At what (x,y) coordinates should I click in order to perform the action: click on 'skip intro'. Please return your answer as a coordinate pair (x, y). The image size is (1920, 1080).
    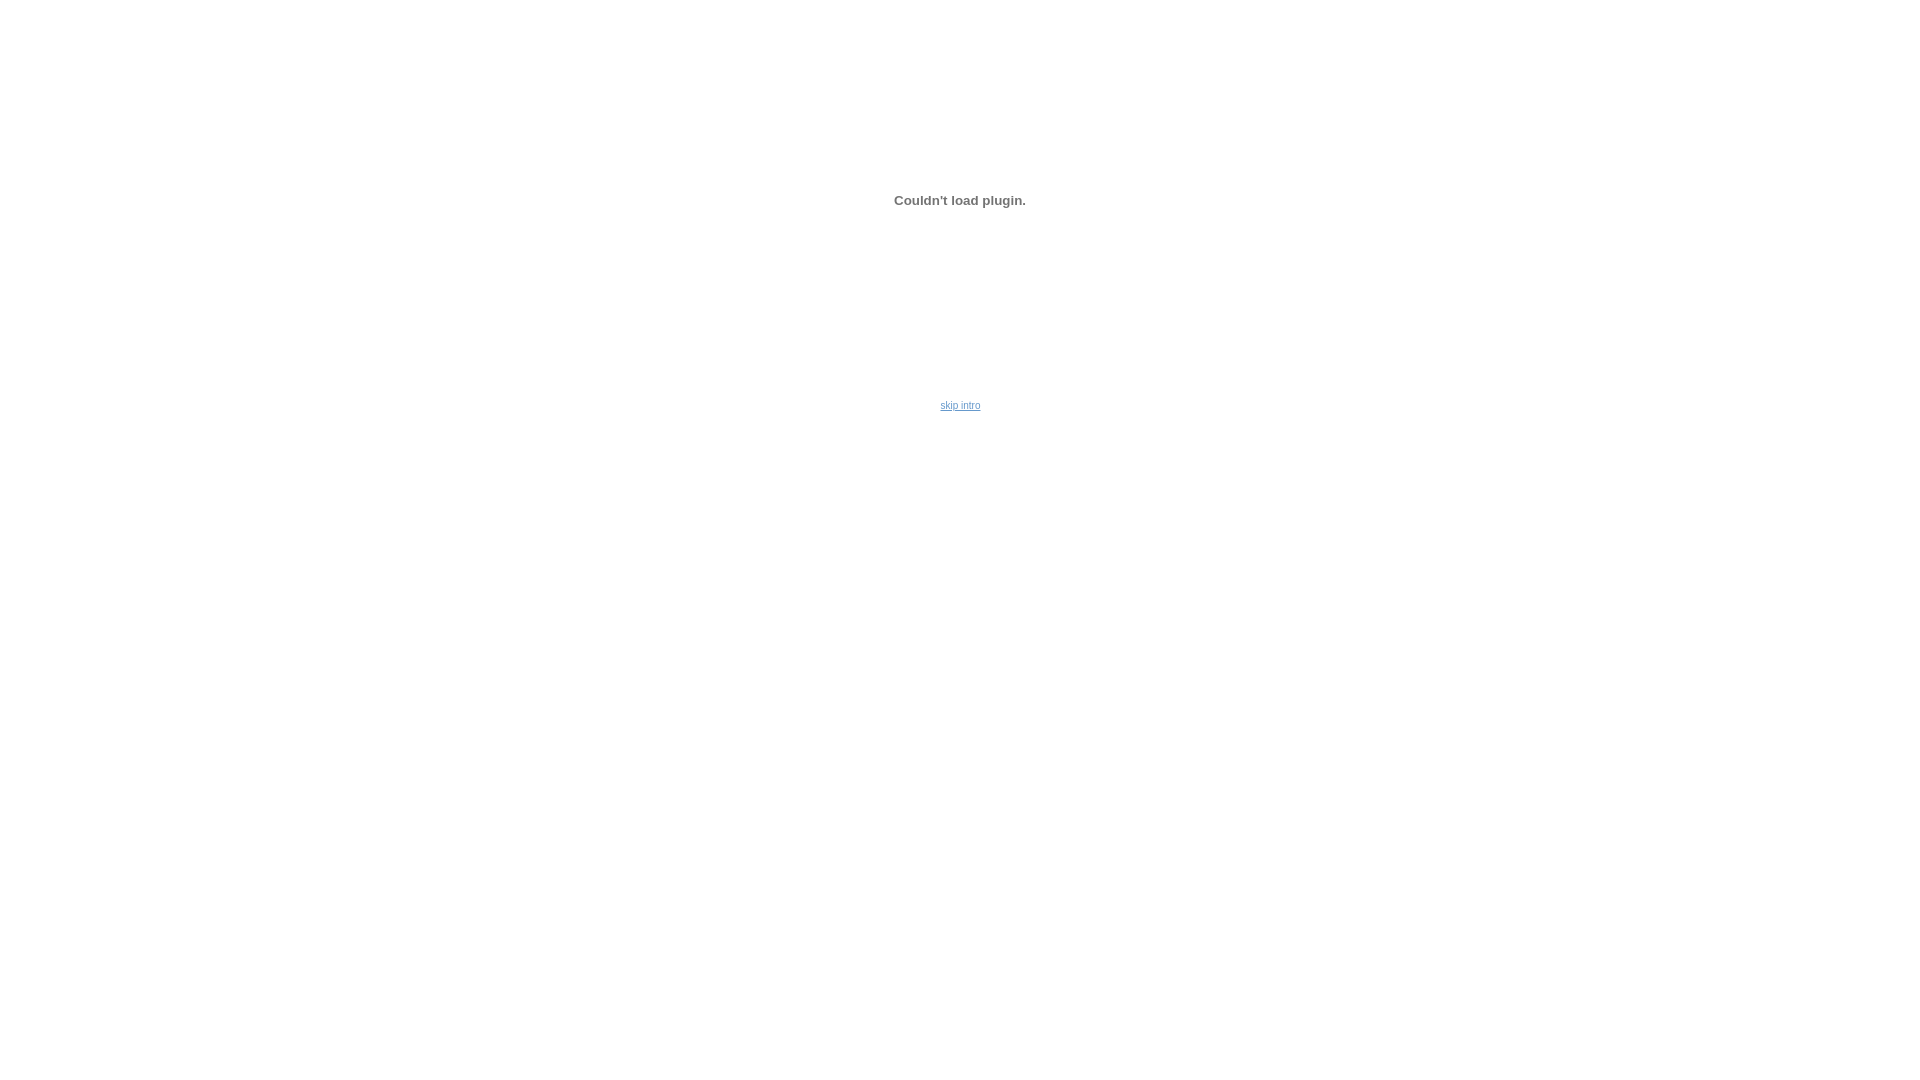
    Looking at the image, I should click on (939, 405).